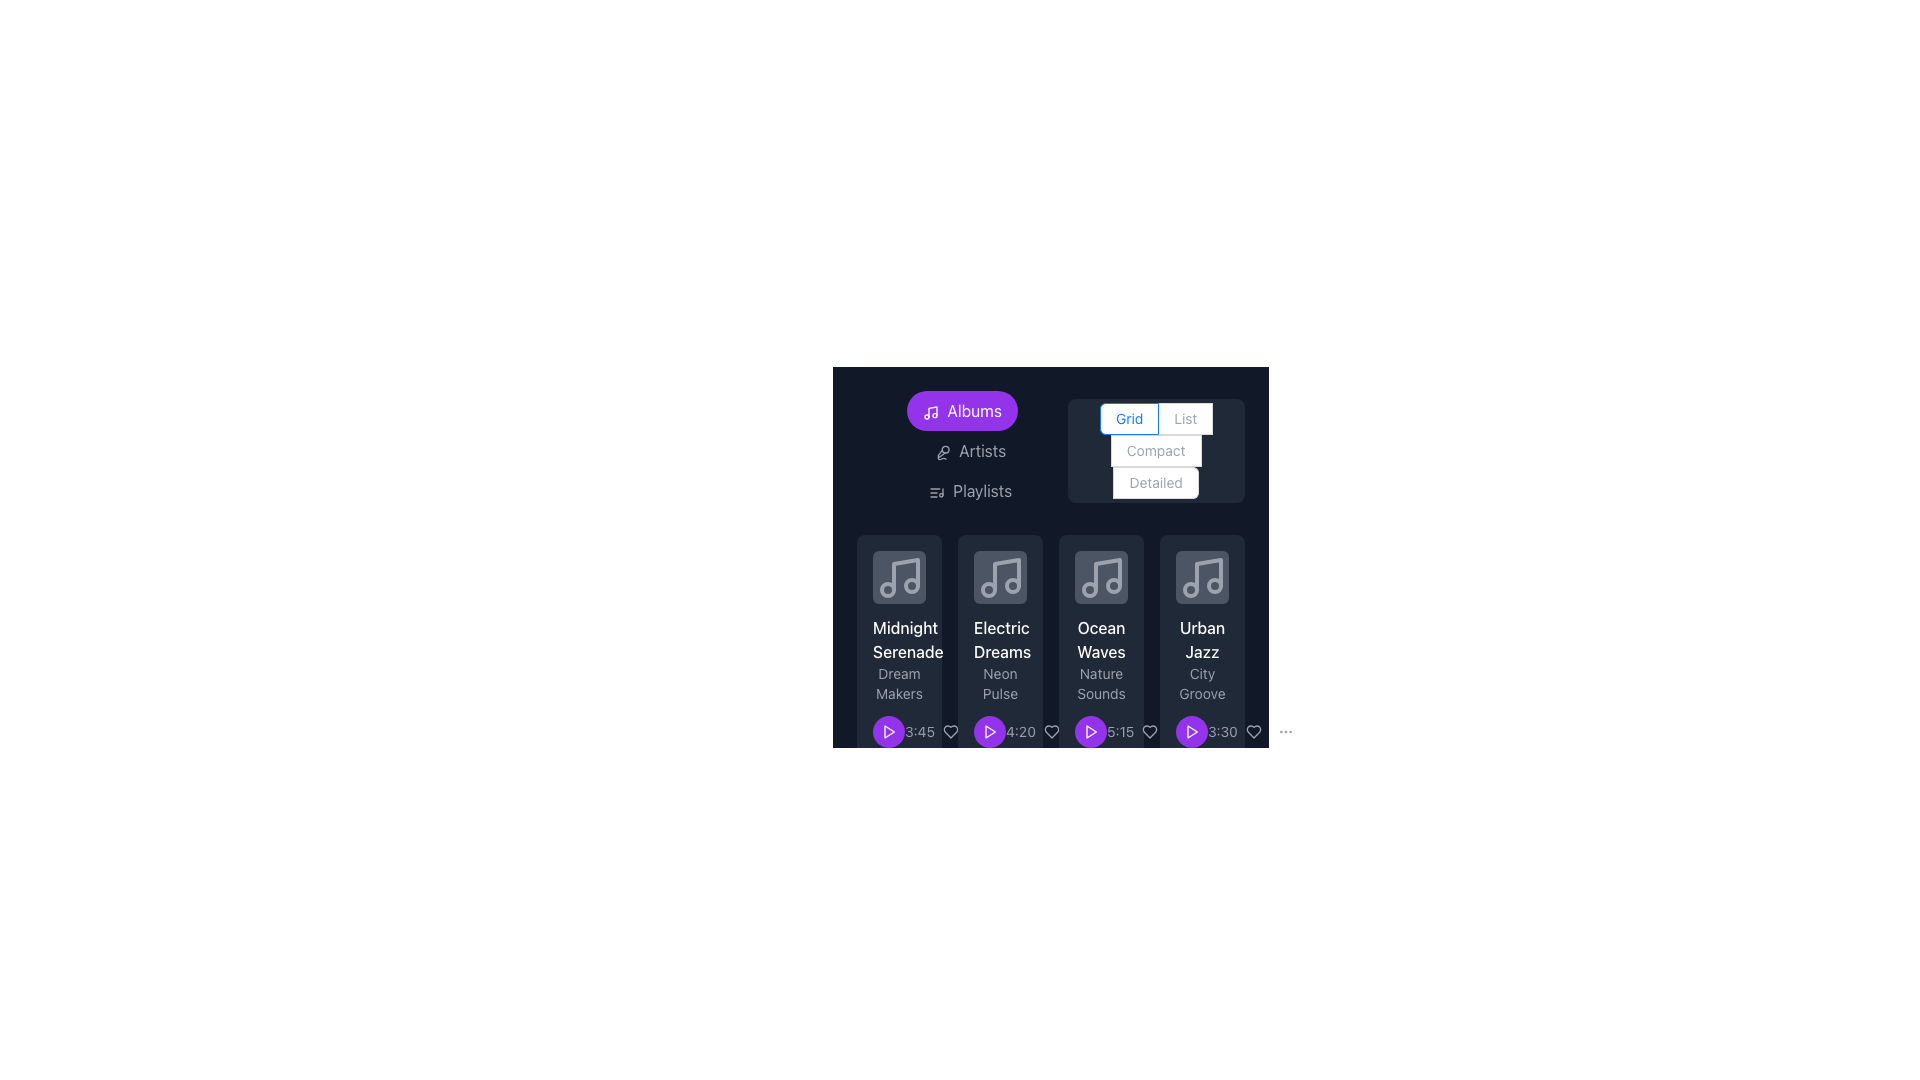  I want to click on the triangular play icon, which is filled with a solid red color and located within a purple circular background below the album titled 'Electric Dreams', so click(990, 732).